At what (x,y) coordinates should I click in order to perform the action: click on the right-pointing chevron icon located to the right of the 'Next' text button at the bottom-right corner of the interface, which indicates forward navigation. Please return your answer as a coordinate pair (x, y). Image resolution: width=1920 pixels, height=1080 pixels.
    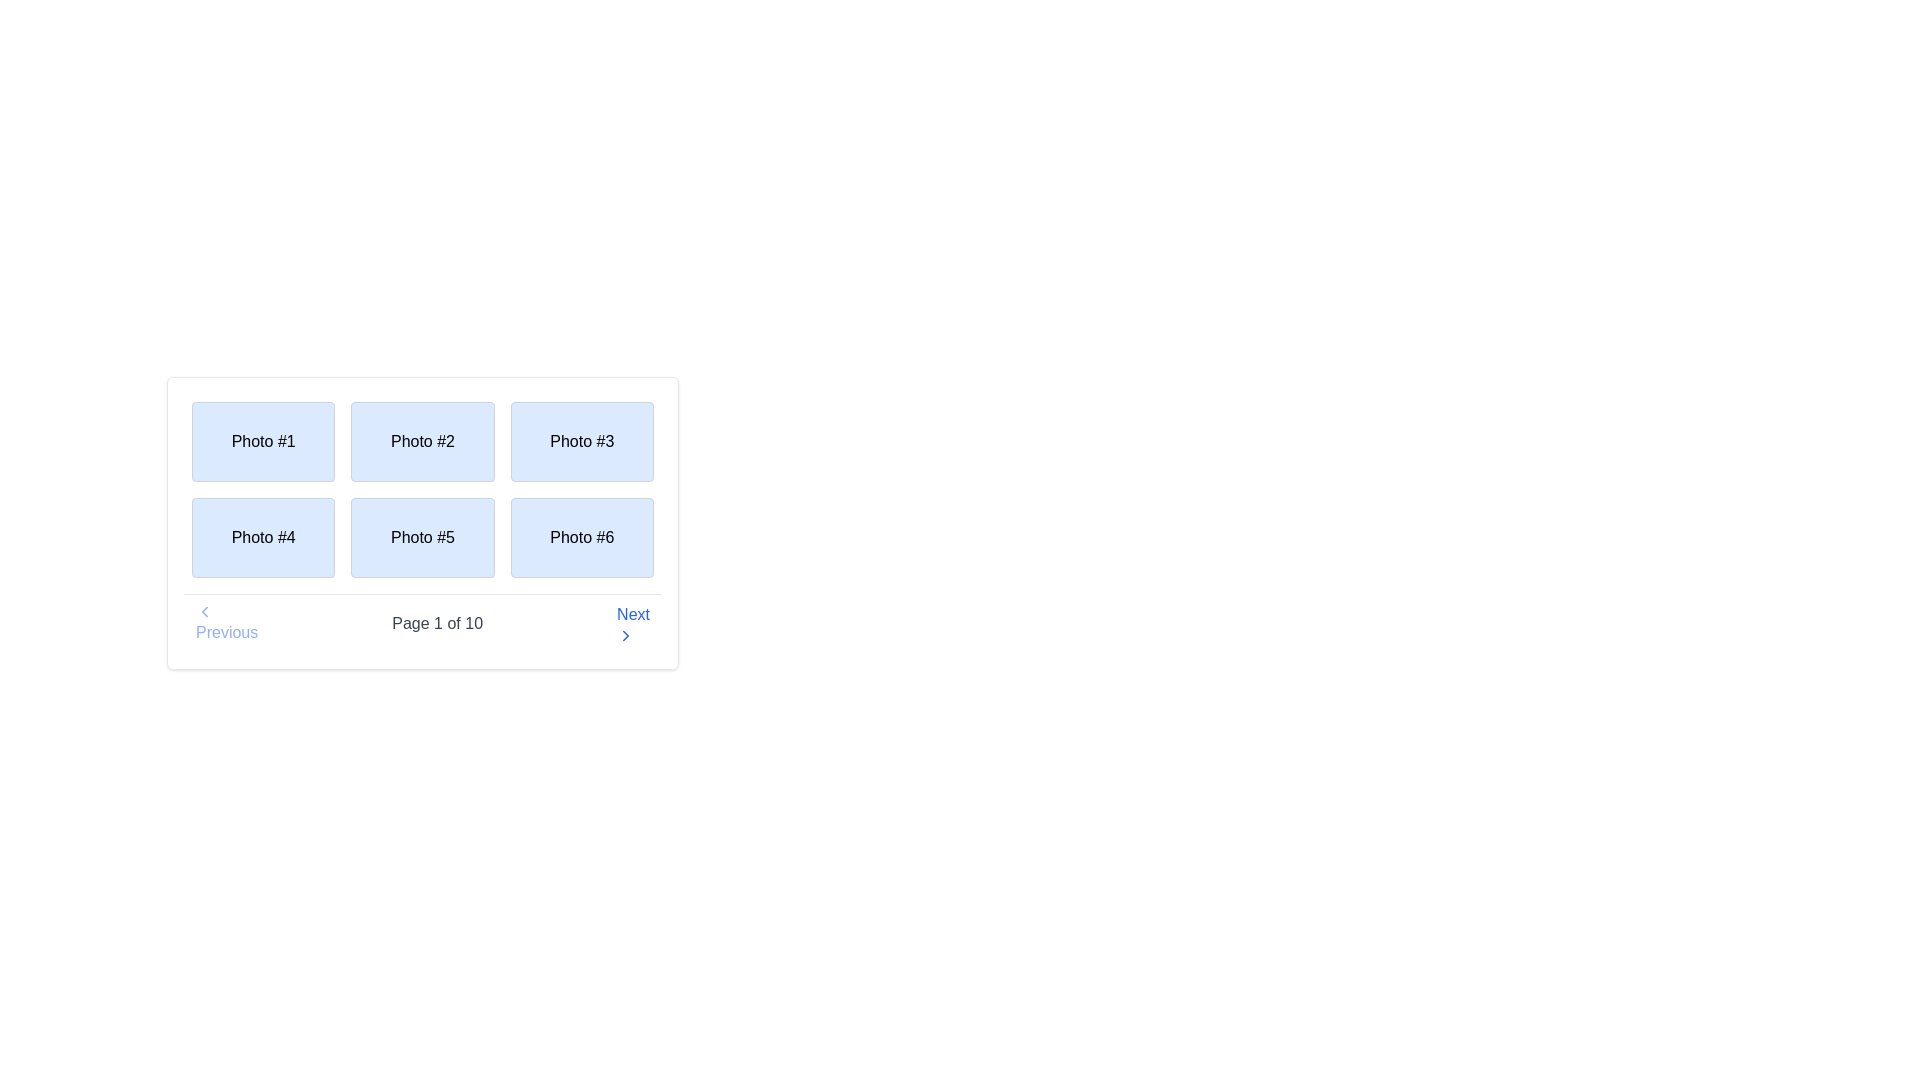
    Looking at the image, I should click on (625, 636).